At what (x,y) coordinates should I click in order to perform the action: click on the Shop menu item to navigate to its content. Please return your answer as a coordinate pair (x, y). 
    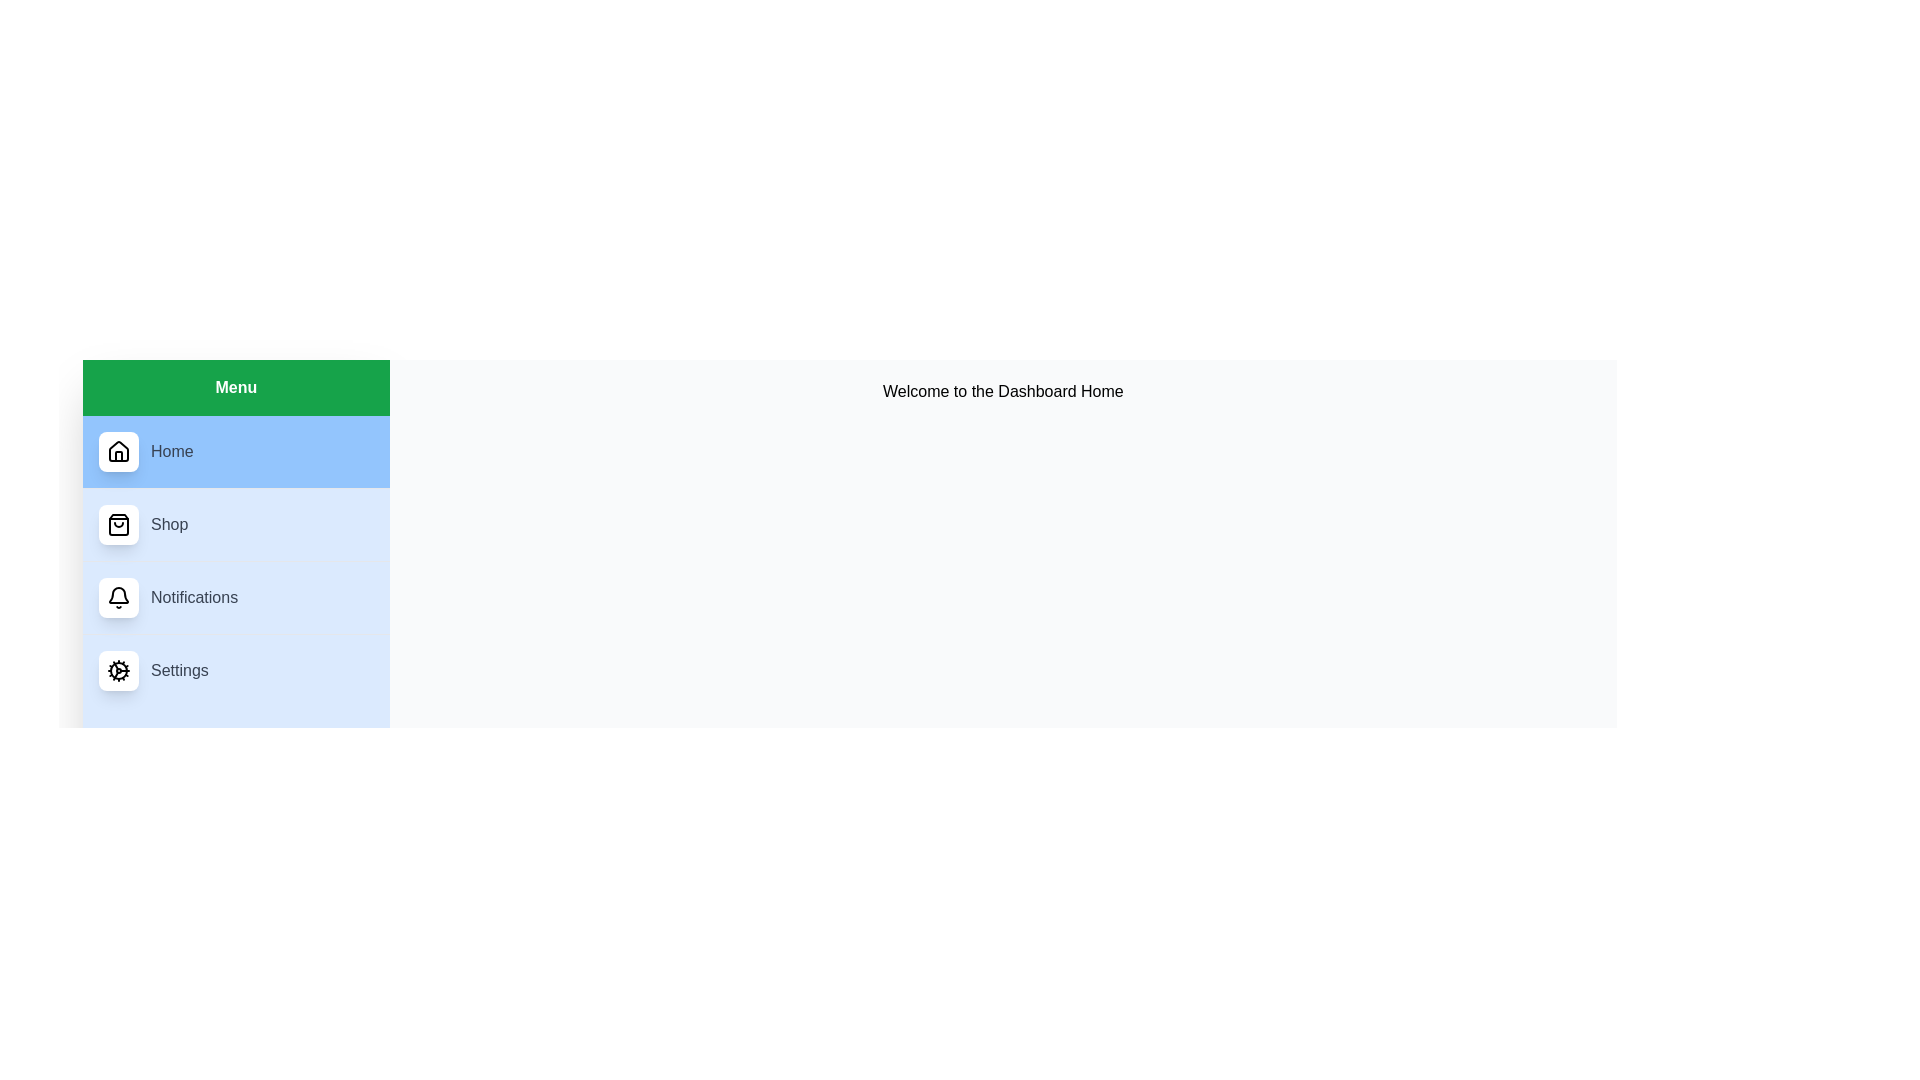
    Looking at the image, I should click on (235, 523).